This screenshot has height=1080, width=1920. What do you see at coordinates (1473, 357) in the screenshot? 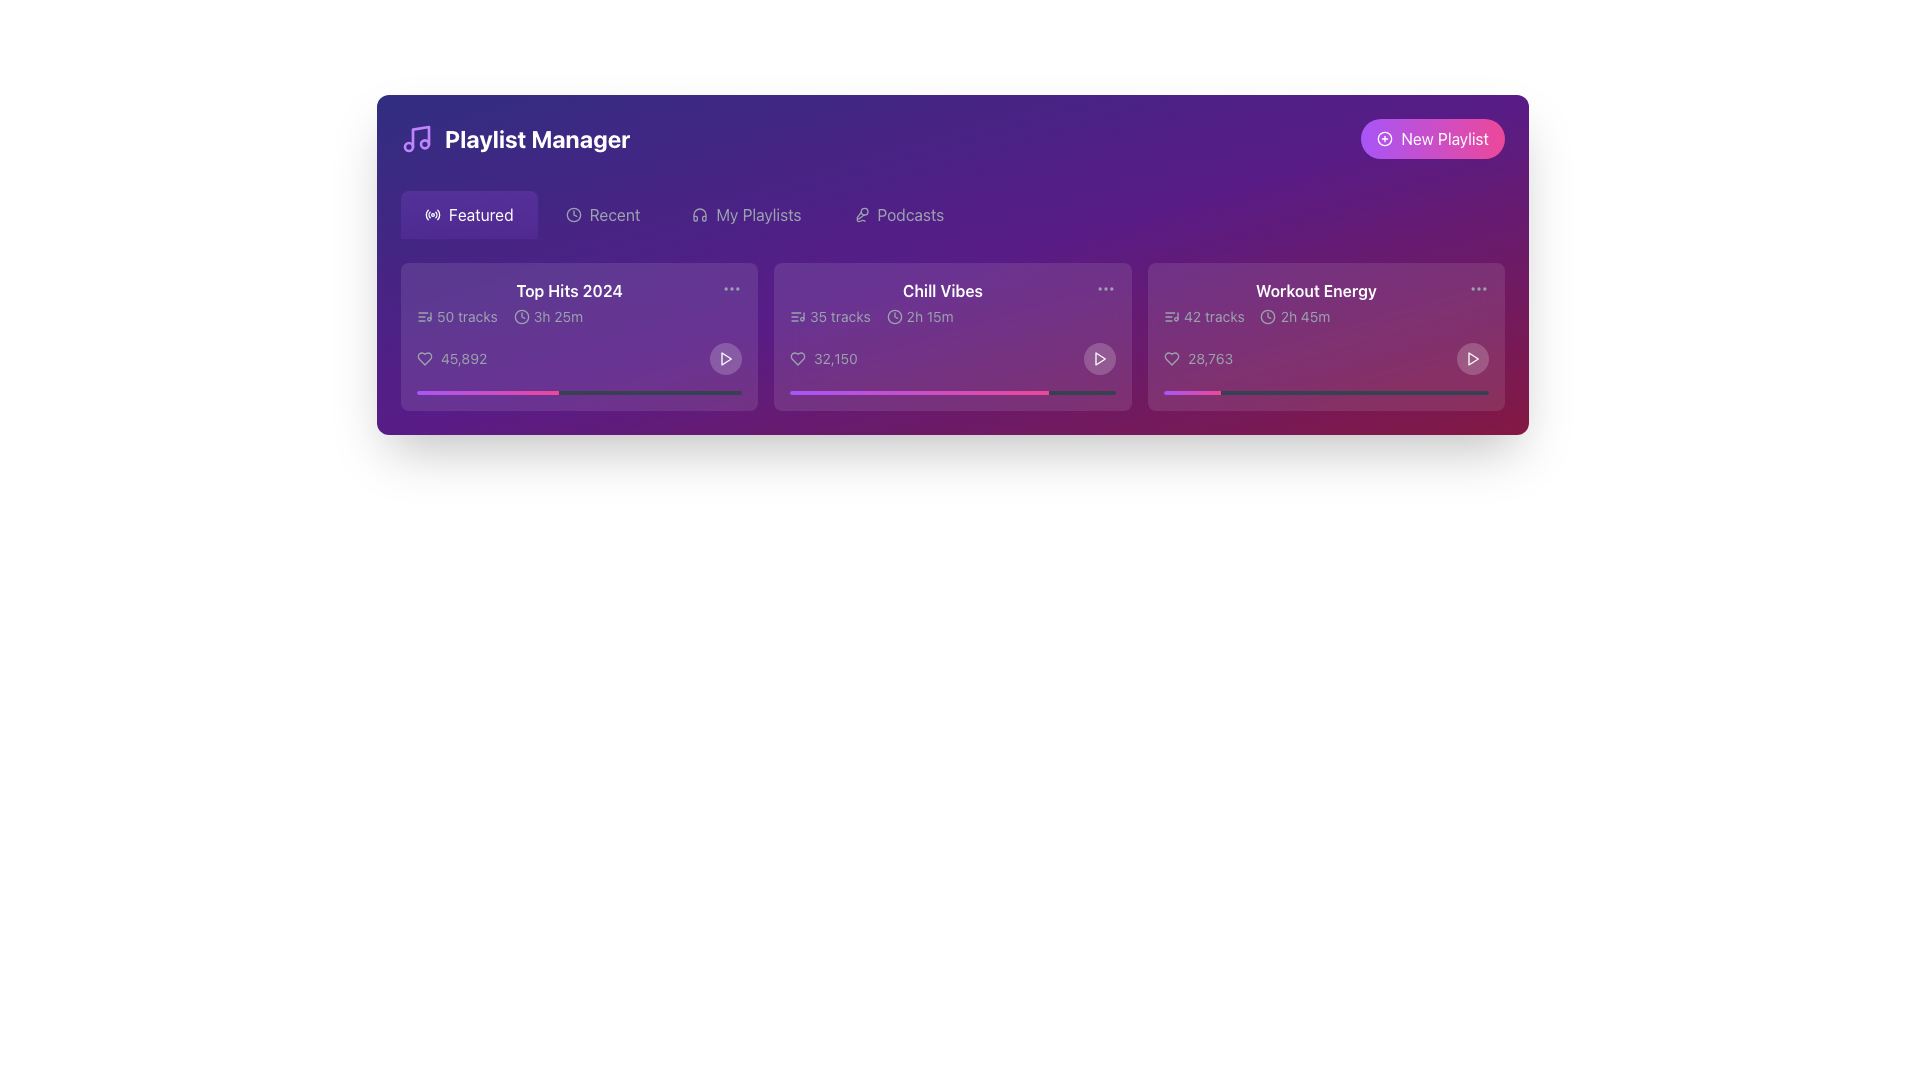
I see `the play button located in the lower-right corner of the 'Workout Energy' card` at bounding box center [1473, 357].